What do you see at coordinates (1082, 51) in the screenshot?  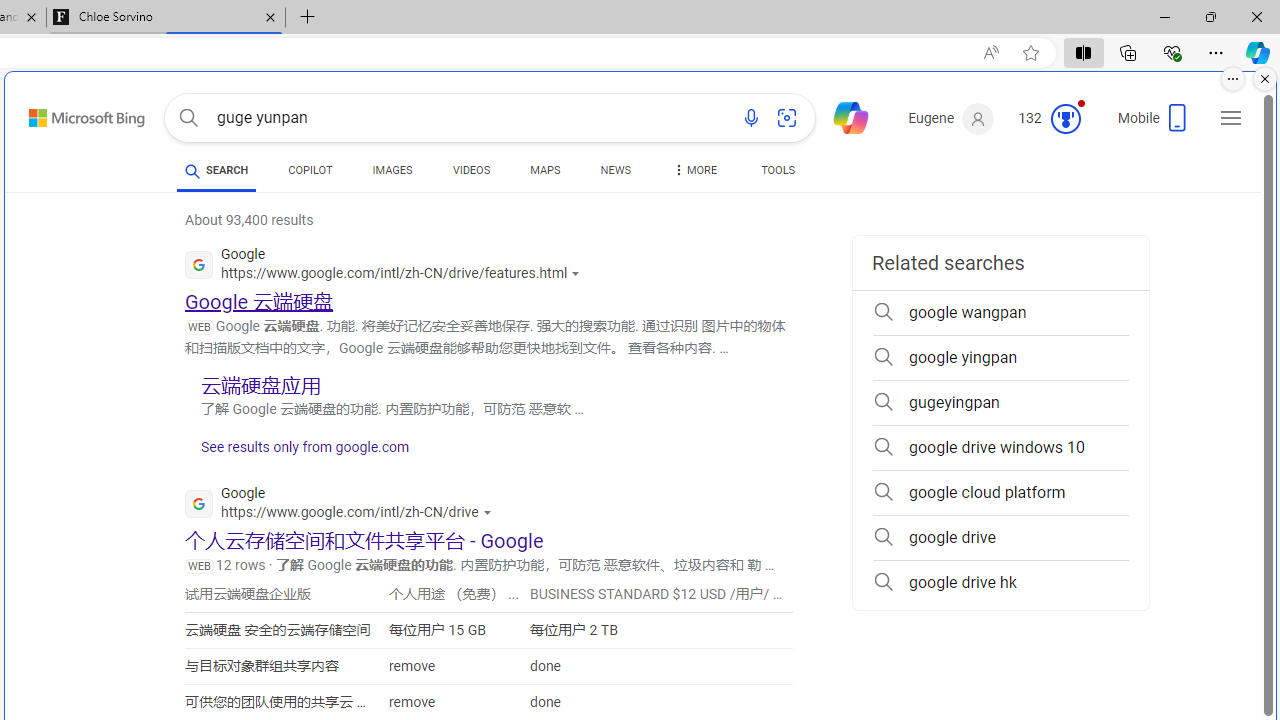 I see `'Split screen'` at bounding box center [1082, 51].